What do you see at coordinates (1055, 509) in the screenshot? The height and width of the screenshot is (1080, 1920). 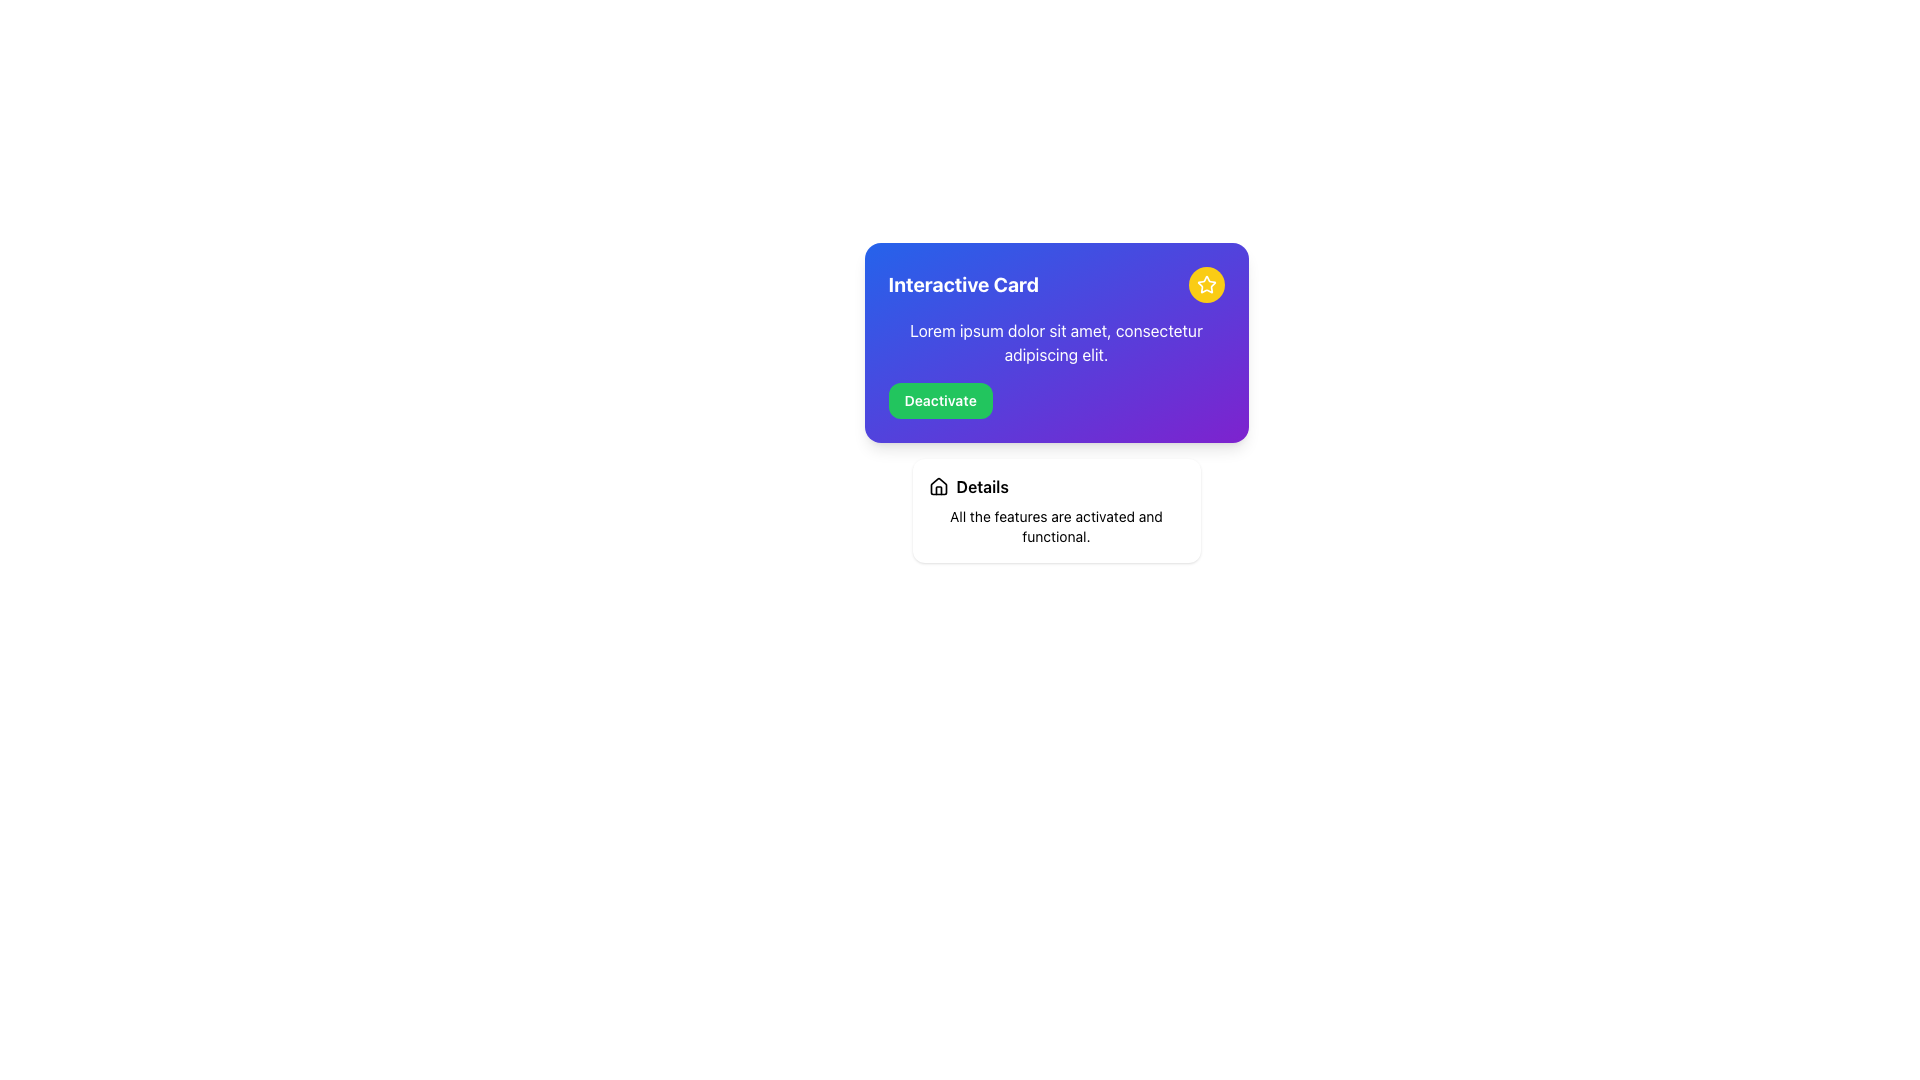 I see `the informational card providing descriptive details about certain features, located directly below the main interactive card at the specified coordinates` at bounding box center [1055, 509].